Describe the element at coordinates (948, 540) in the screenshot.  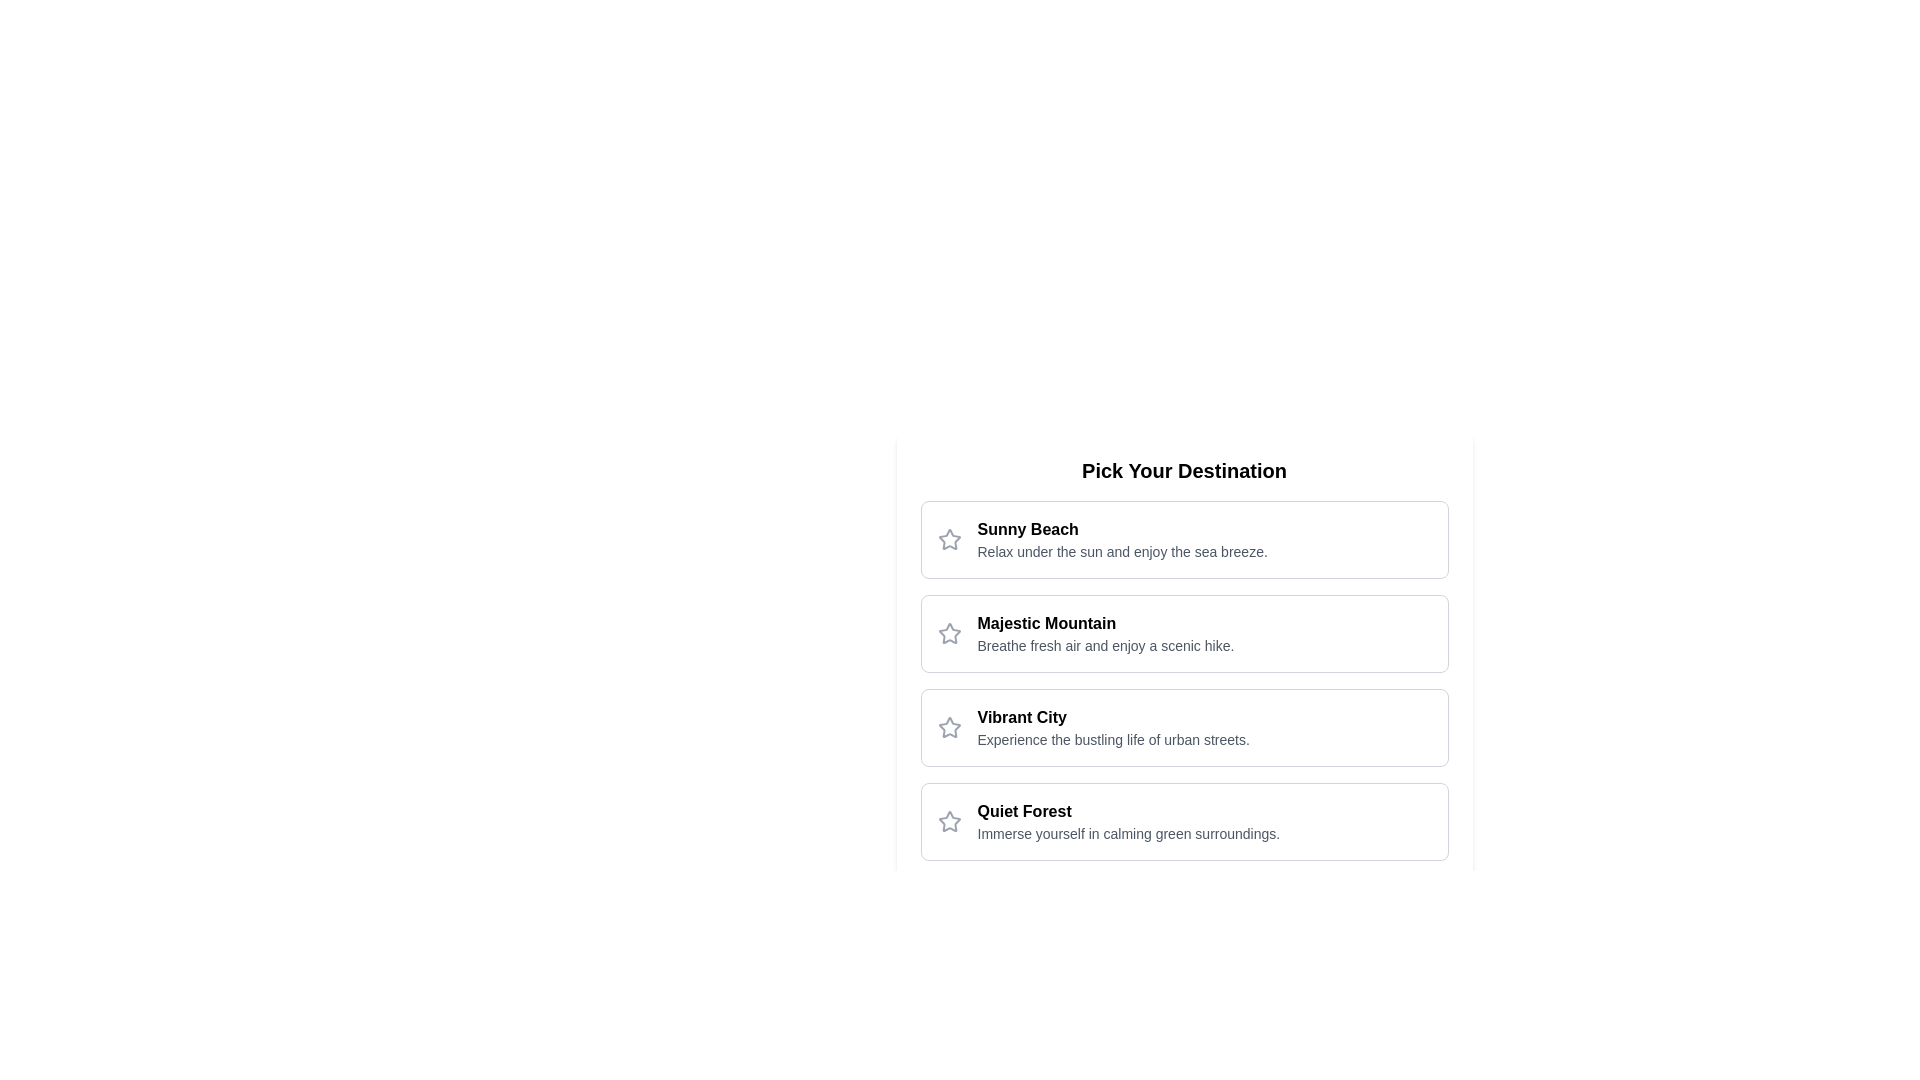
I see `the interactive rating or selection icon located at the left edge of the 'Sunny Beach' card, preceding the title text` at that location.